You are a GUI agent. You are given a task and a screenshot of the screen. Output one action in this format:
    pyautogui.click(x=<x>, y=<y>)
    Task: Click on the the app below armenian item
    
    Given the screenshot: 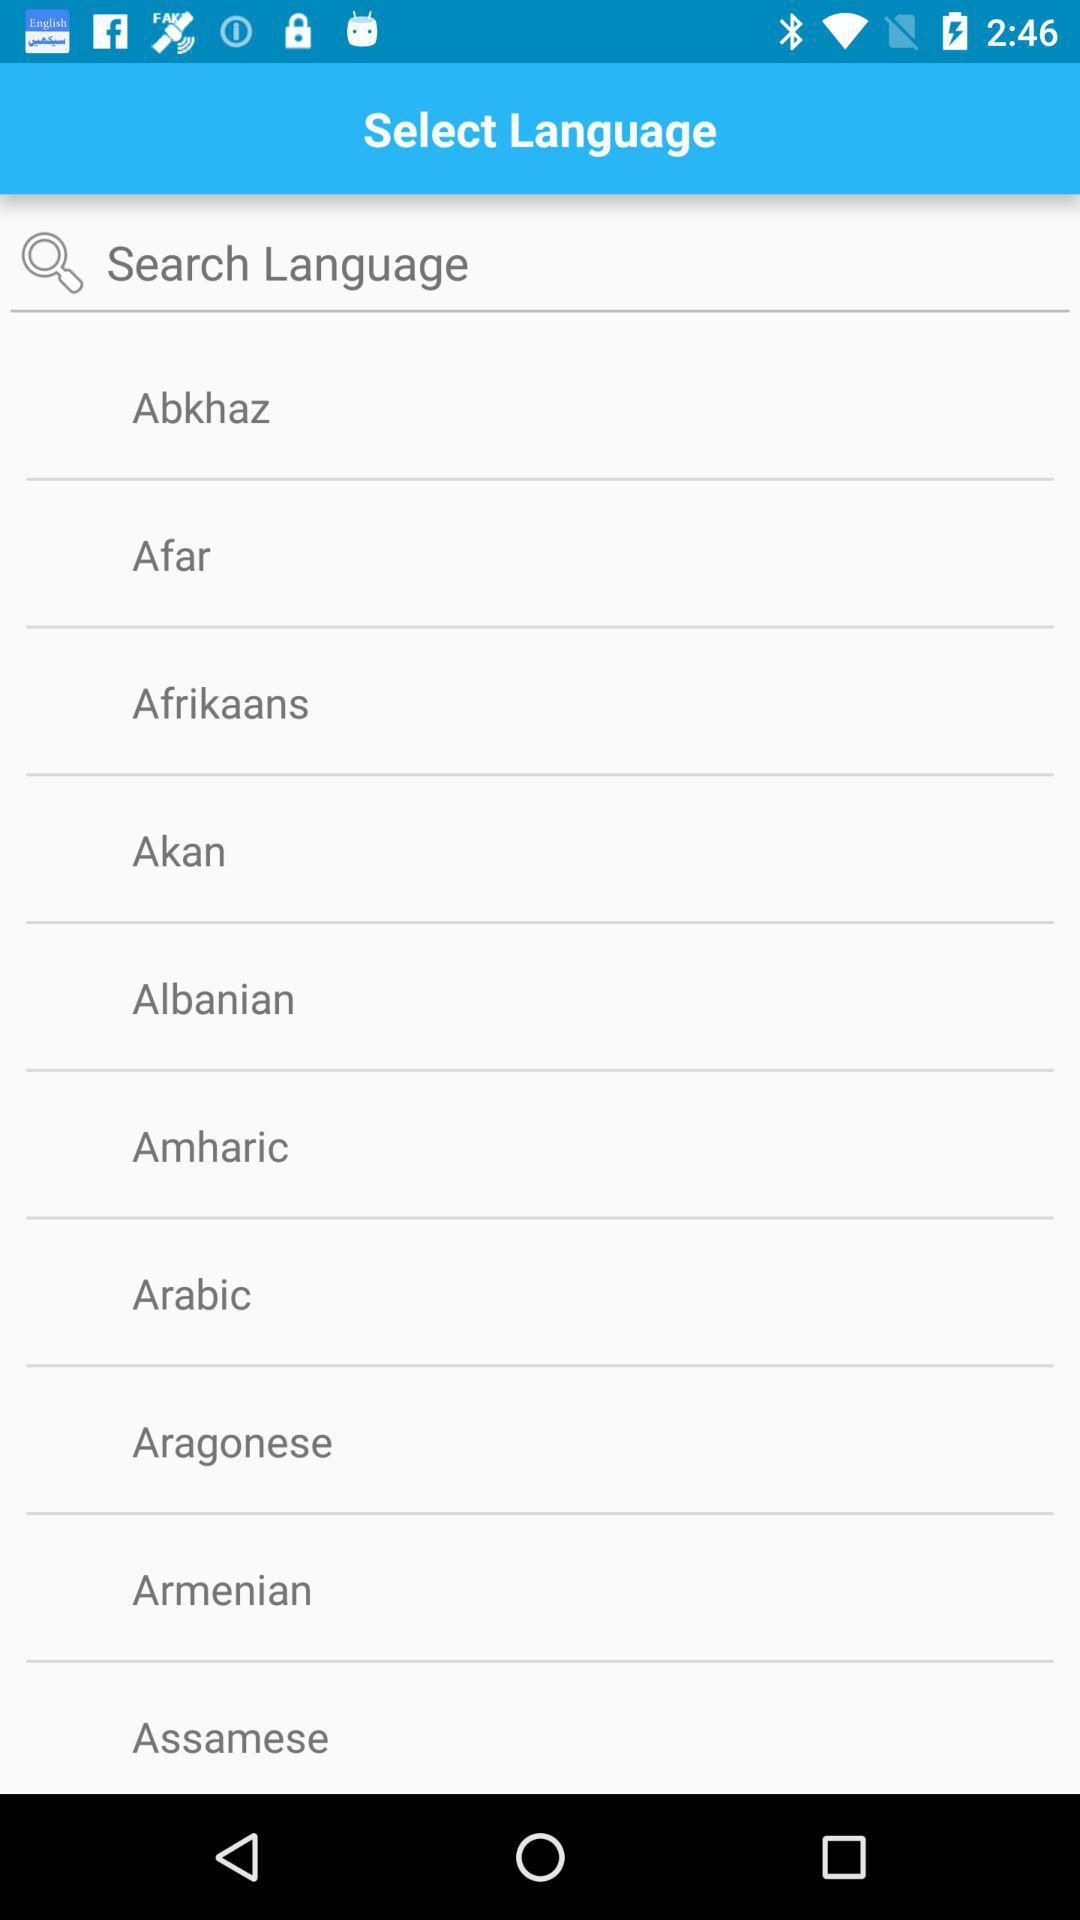 What is the action you would take?
    pyautogui.click(x=540, y=1661)
    